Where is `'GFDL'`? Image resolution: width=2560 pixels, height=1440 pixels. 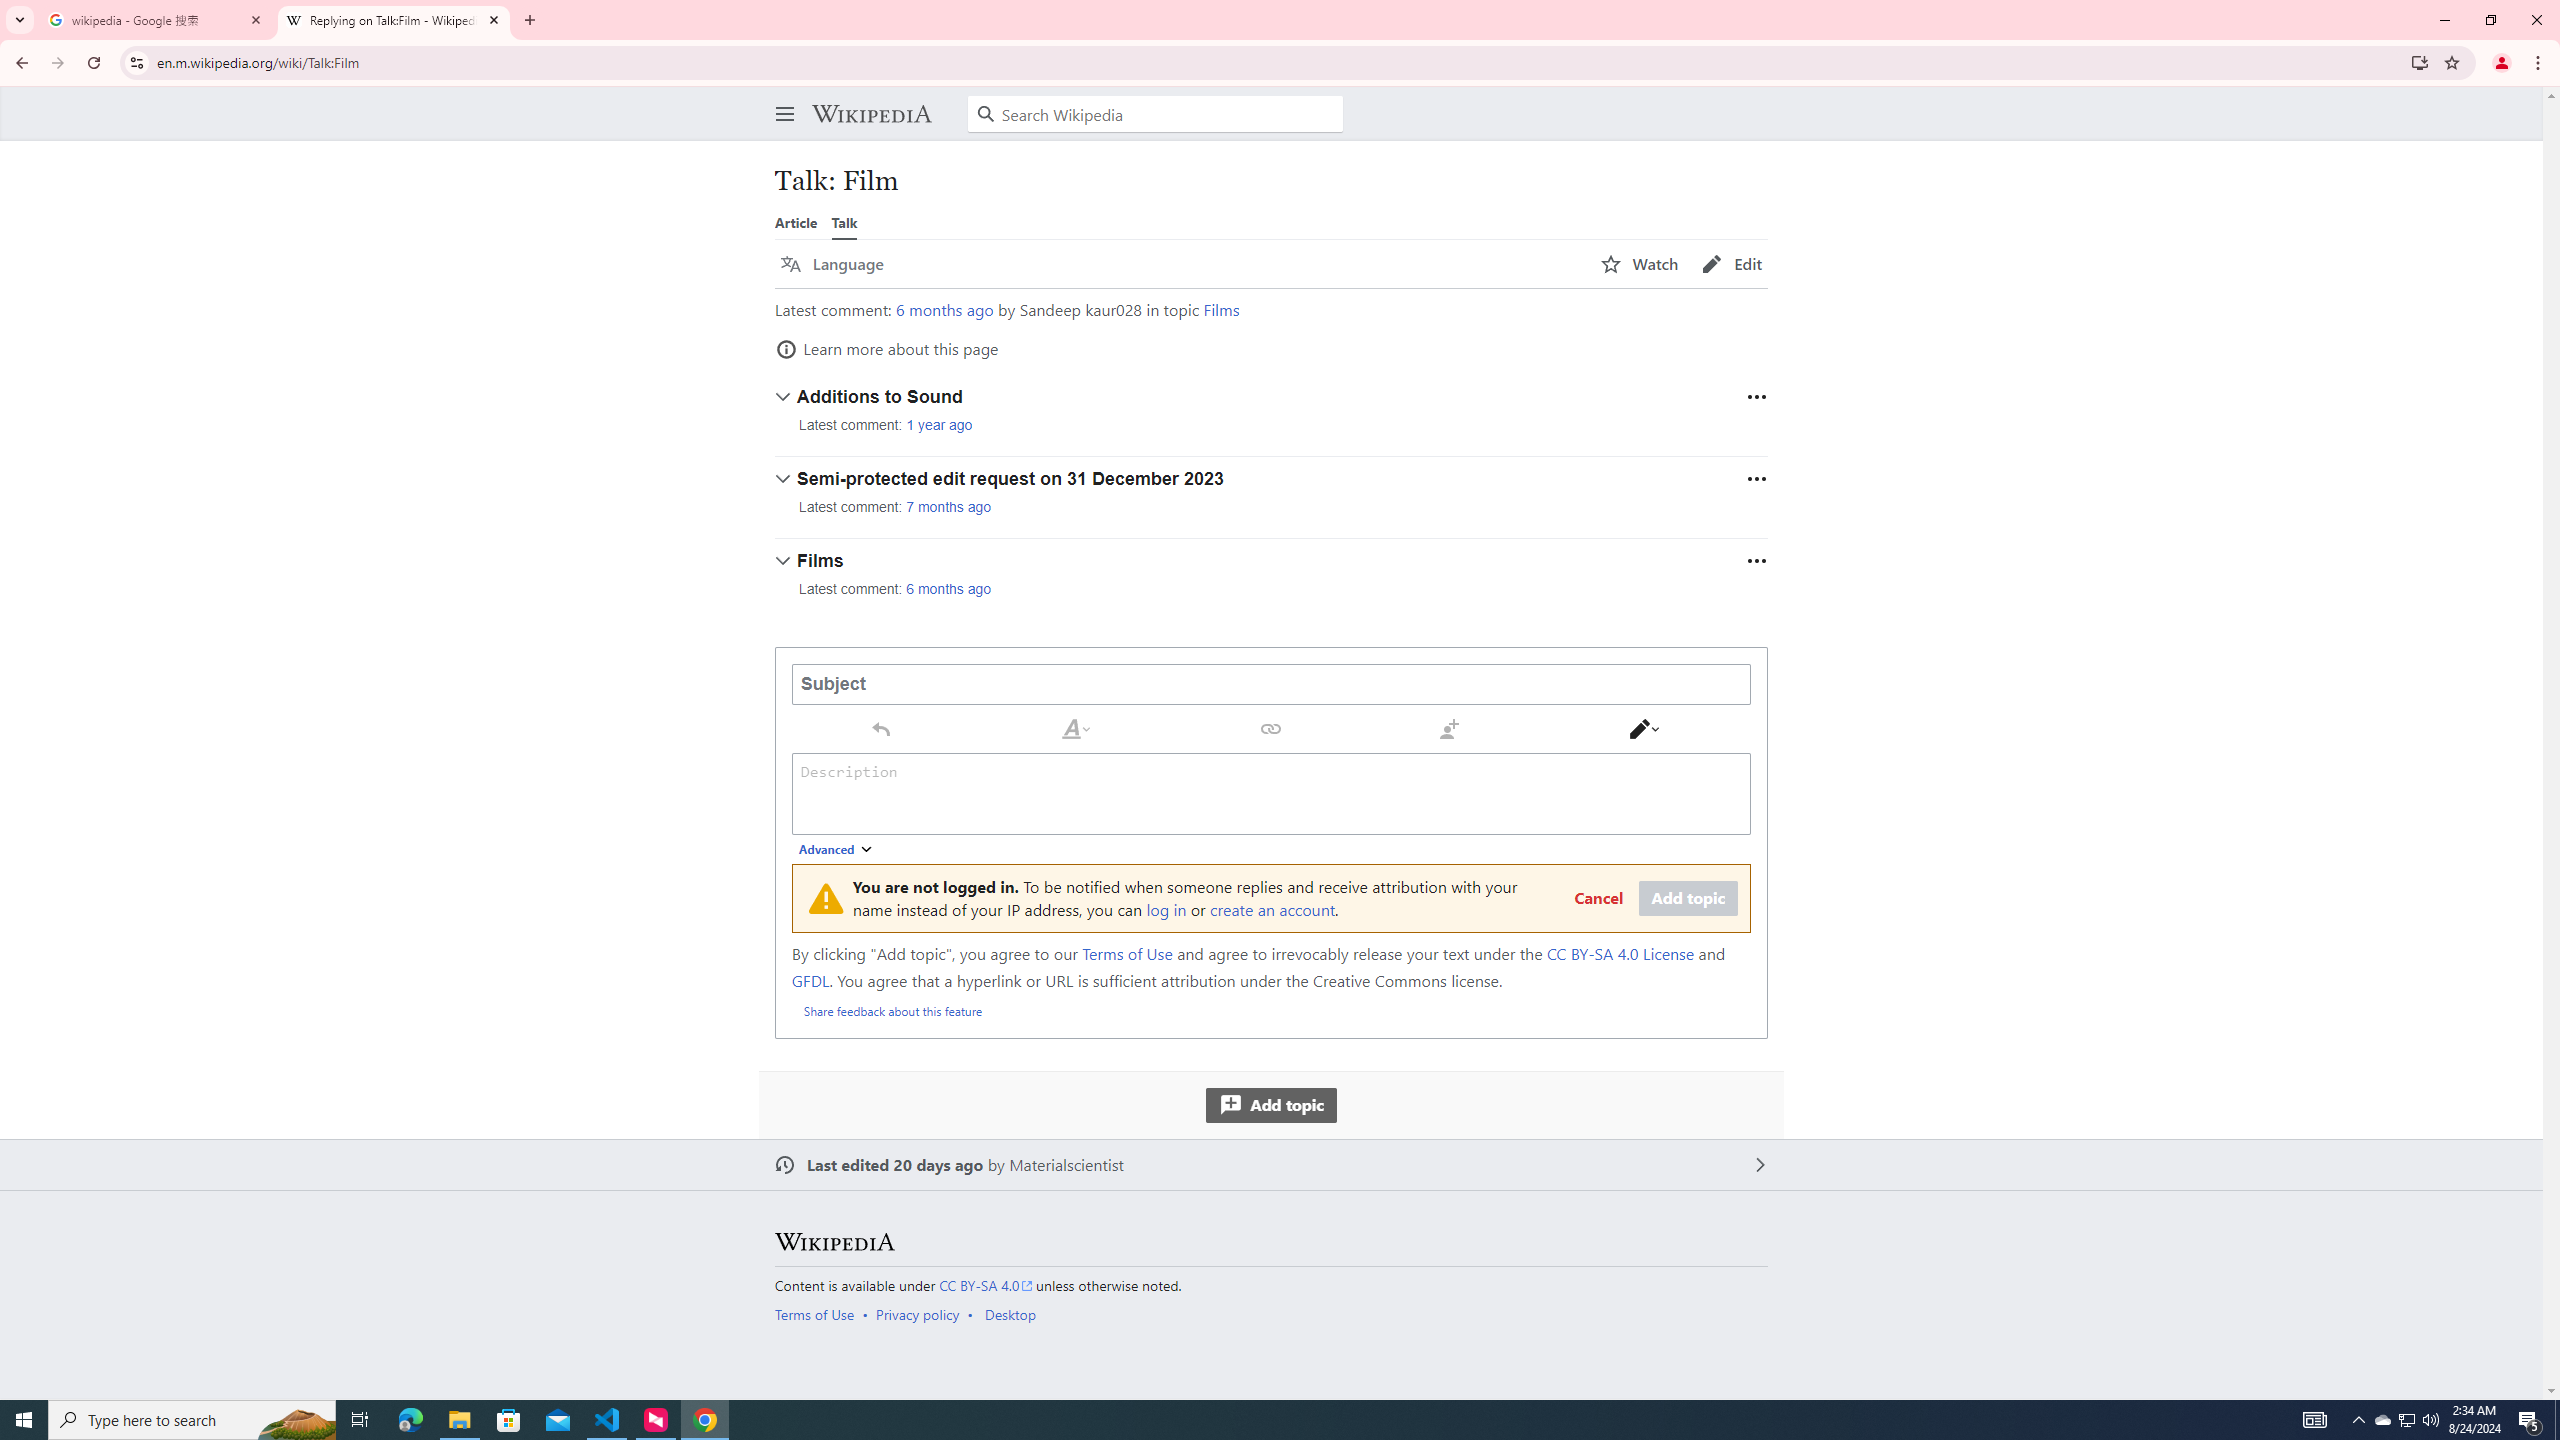
'GFDL' is located at coordinates (810, 978).